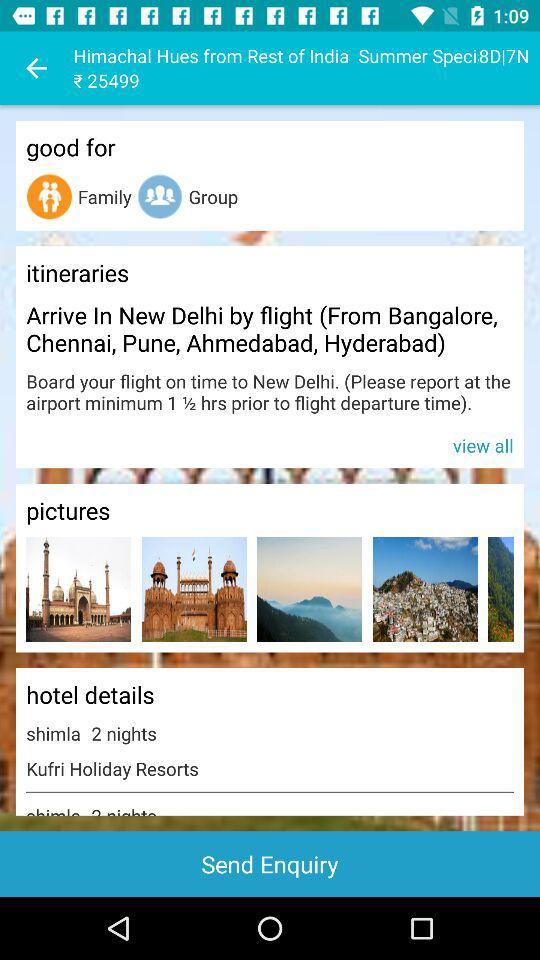 This screenshot has width=540, height=960. What do you see at coordinates (77, 589) in the screenshot?
I see `first photo` at bounding box center [77, 589].